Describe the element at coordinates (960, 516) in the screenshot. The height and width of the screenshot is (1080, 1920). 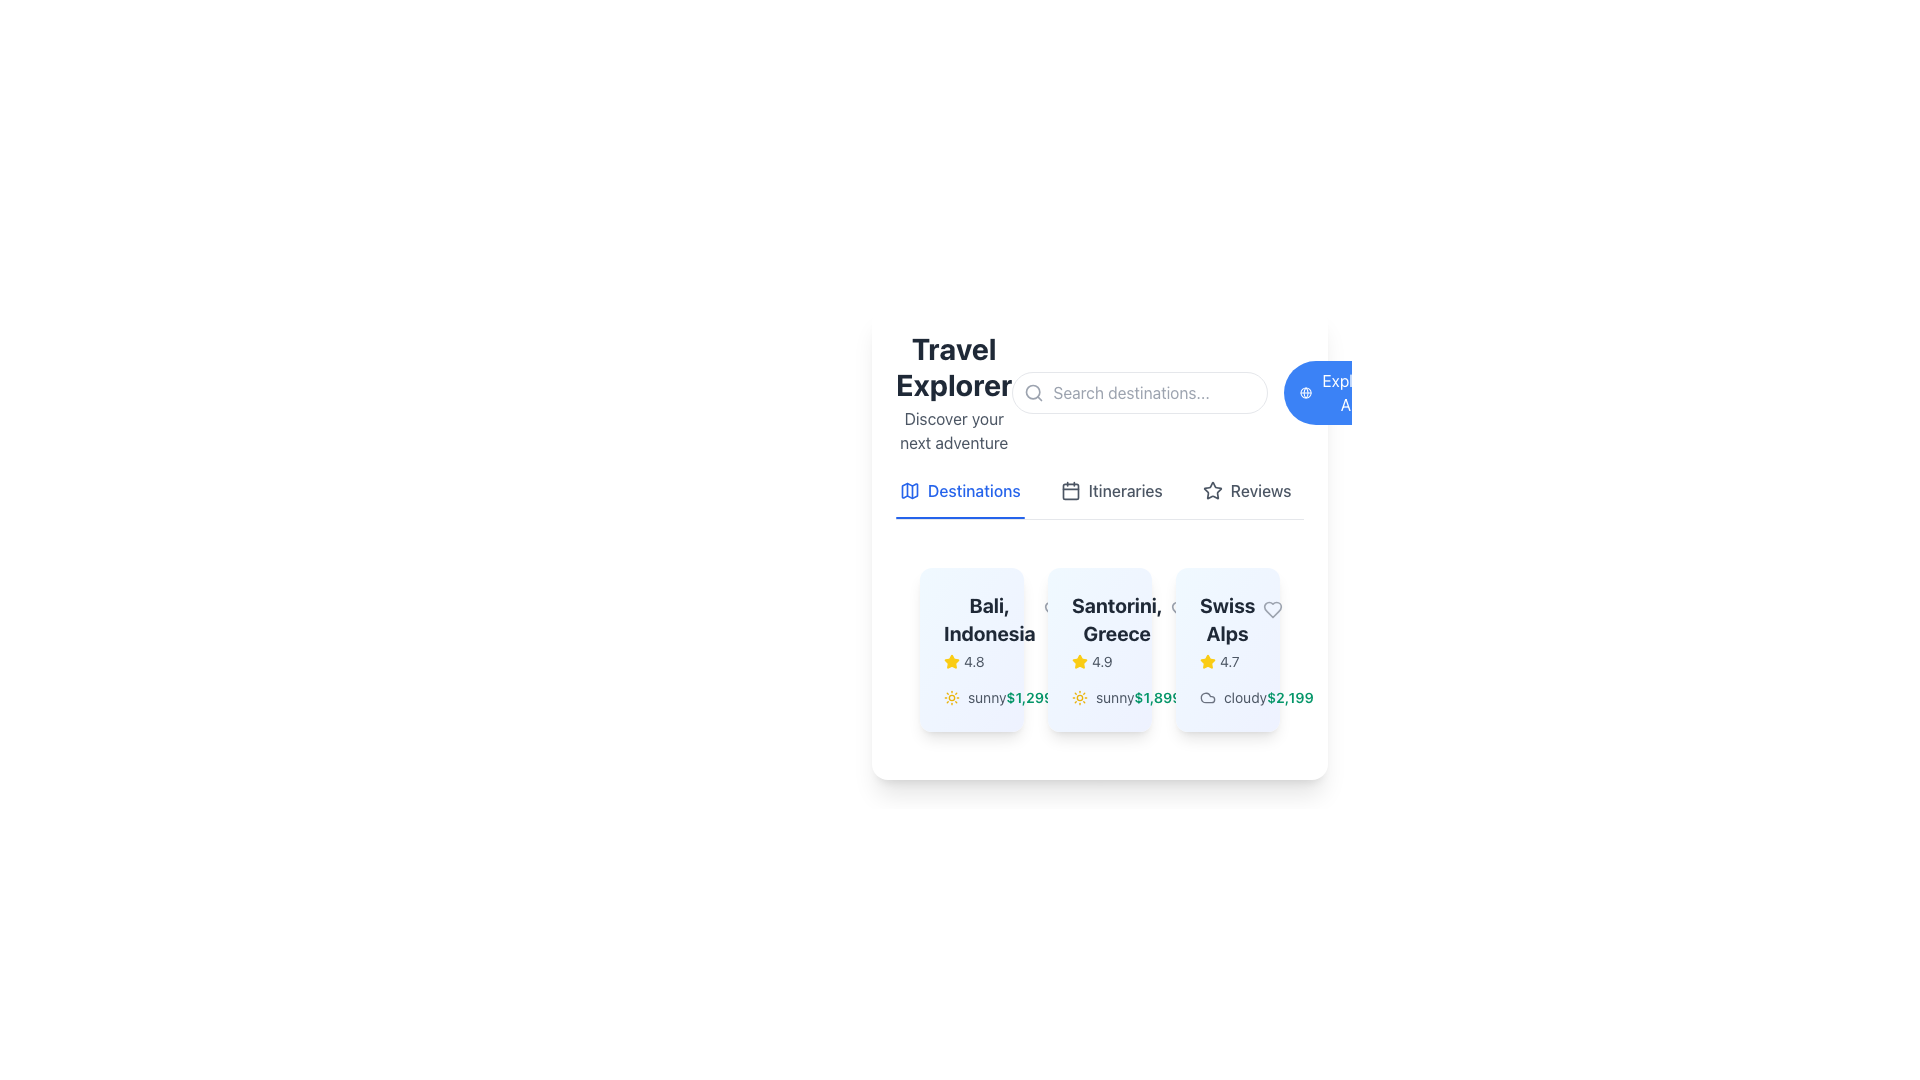
I see `the thin blue line selection indicator located directly beneath the 'Destinations' label in the navigation menu` at that location.